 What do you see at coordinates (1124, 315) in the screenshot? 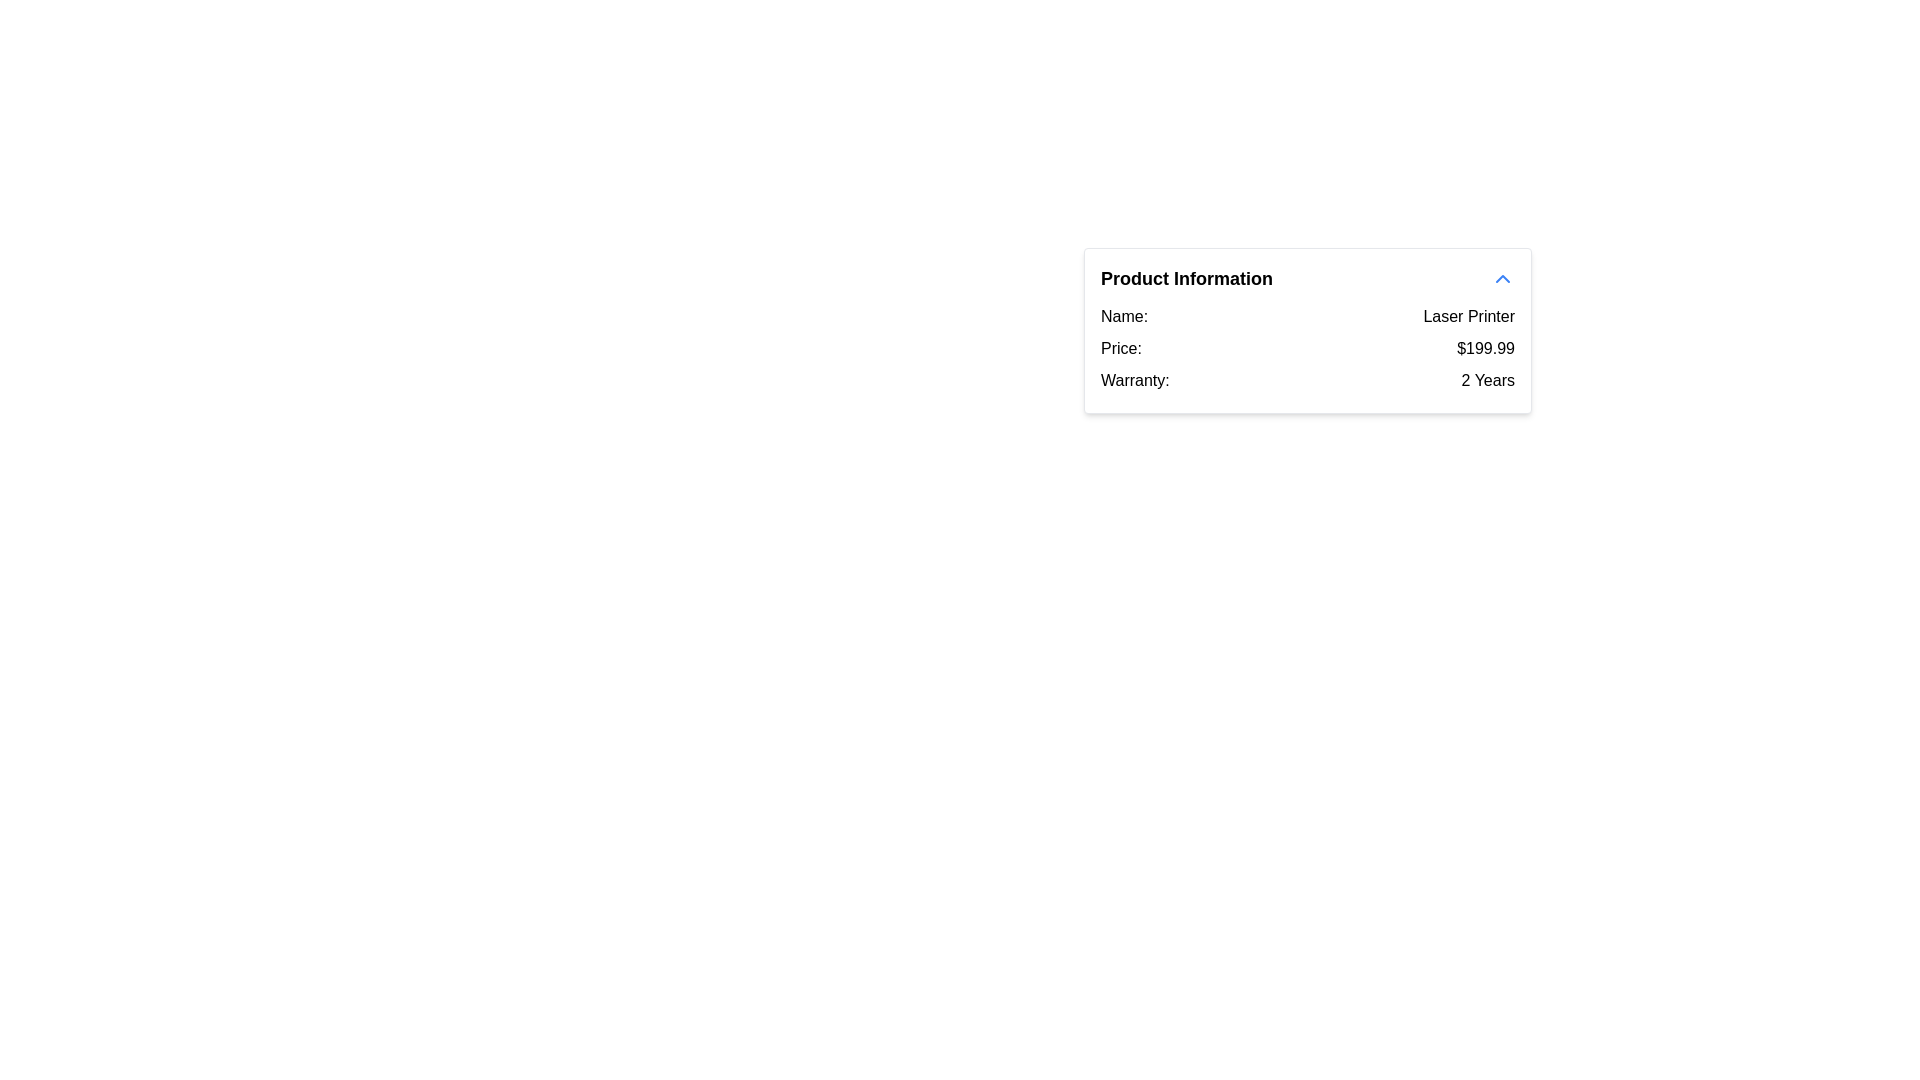
I see `the static text label displaying 'Name:' which is positioned to the left of 'Laser Printer'` at bounding box center [1124, 315].